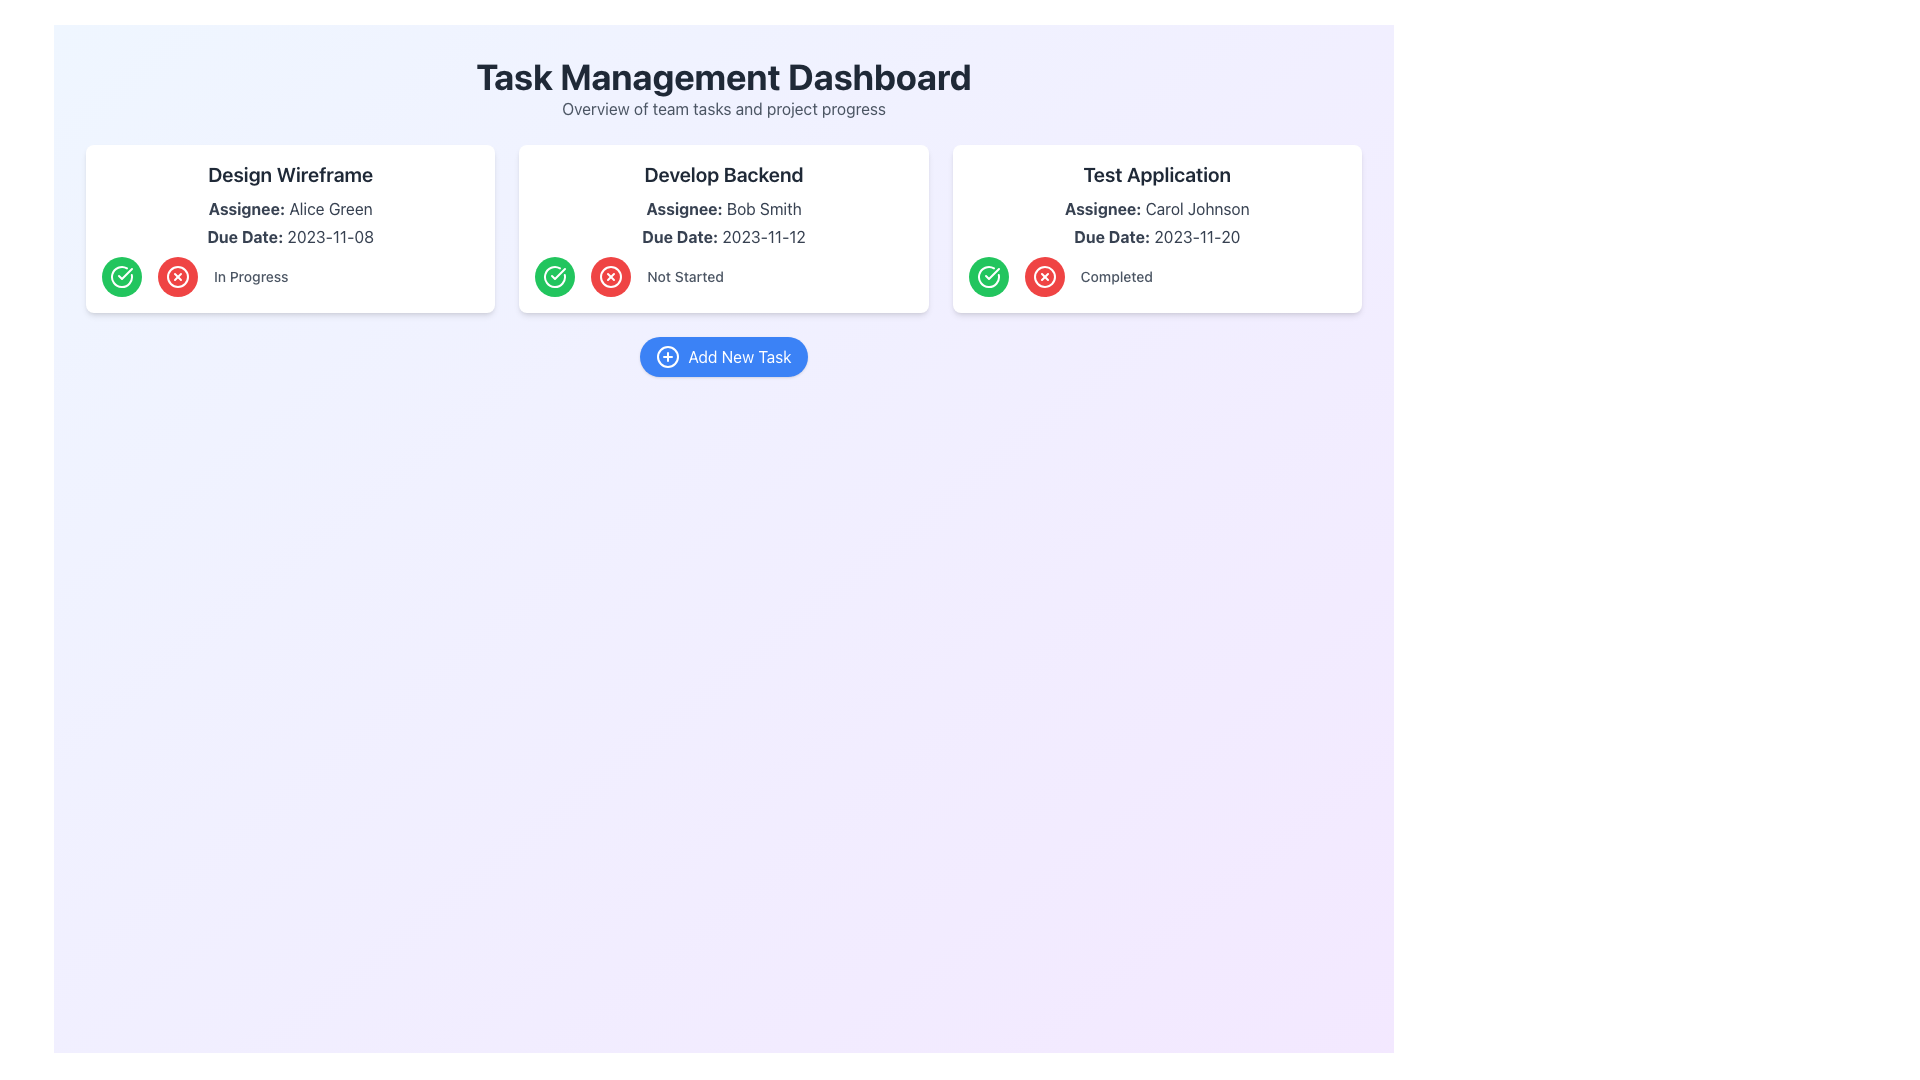 This screenshot has height=1080, width=1920. I want to click on the Icon (SVG) located within the 'Add New Task' button, so click(668, 356).